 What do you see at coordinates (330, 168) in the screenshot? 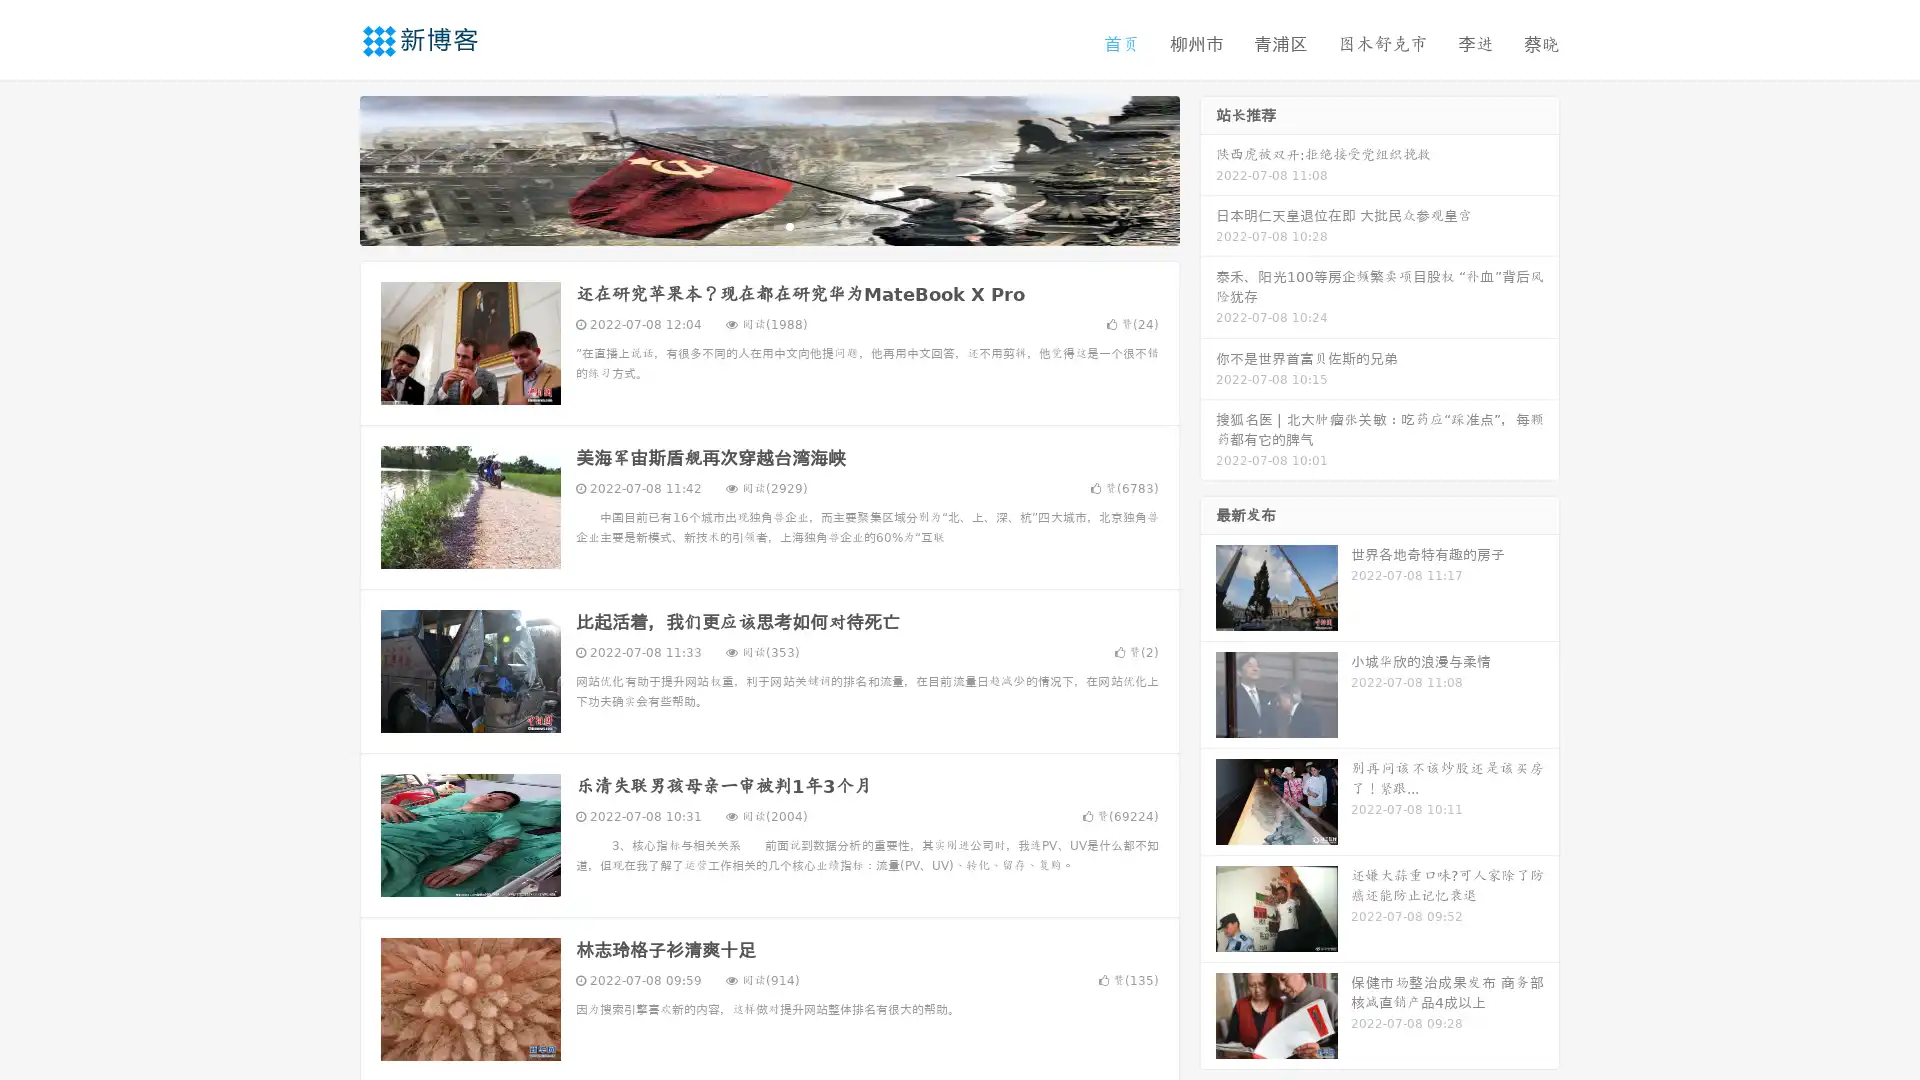
I see `Previous slide` at bounding box center [330, 168].